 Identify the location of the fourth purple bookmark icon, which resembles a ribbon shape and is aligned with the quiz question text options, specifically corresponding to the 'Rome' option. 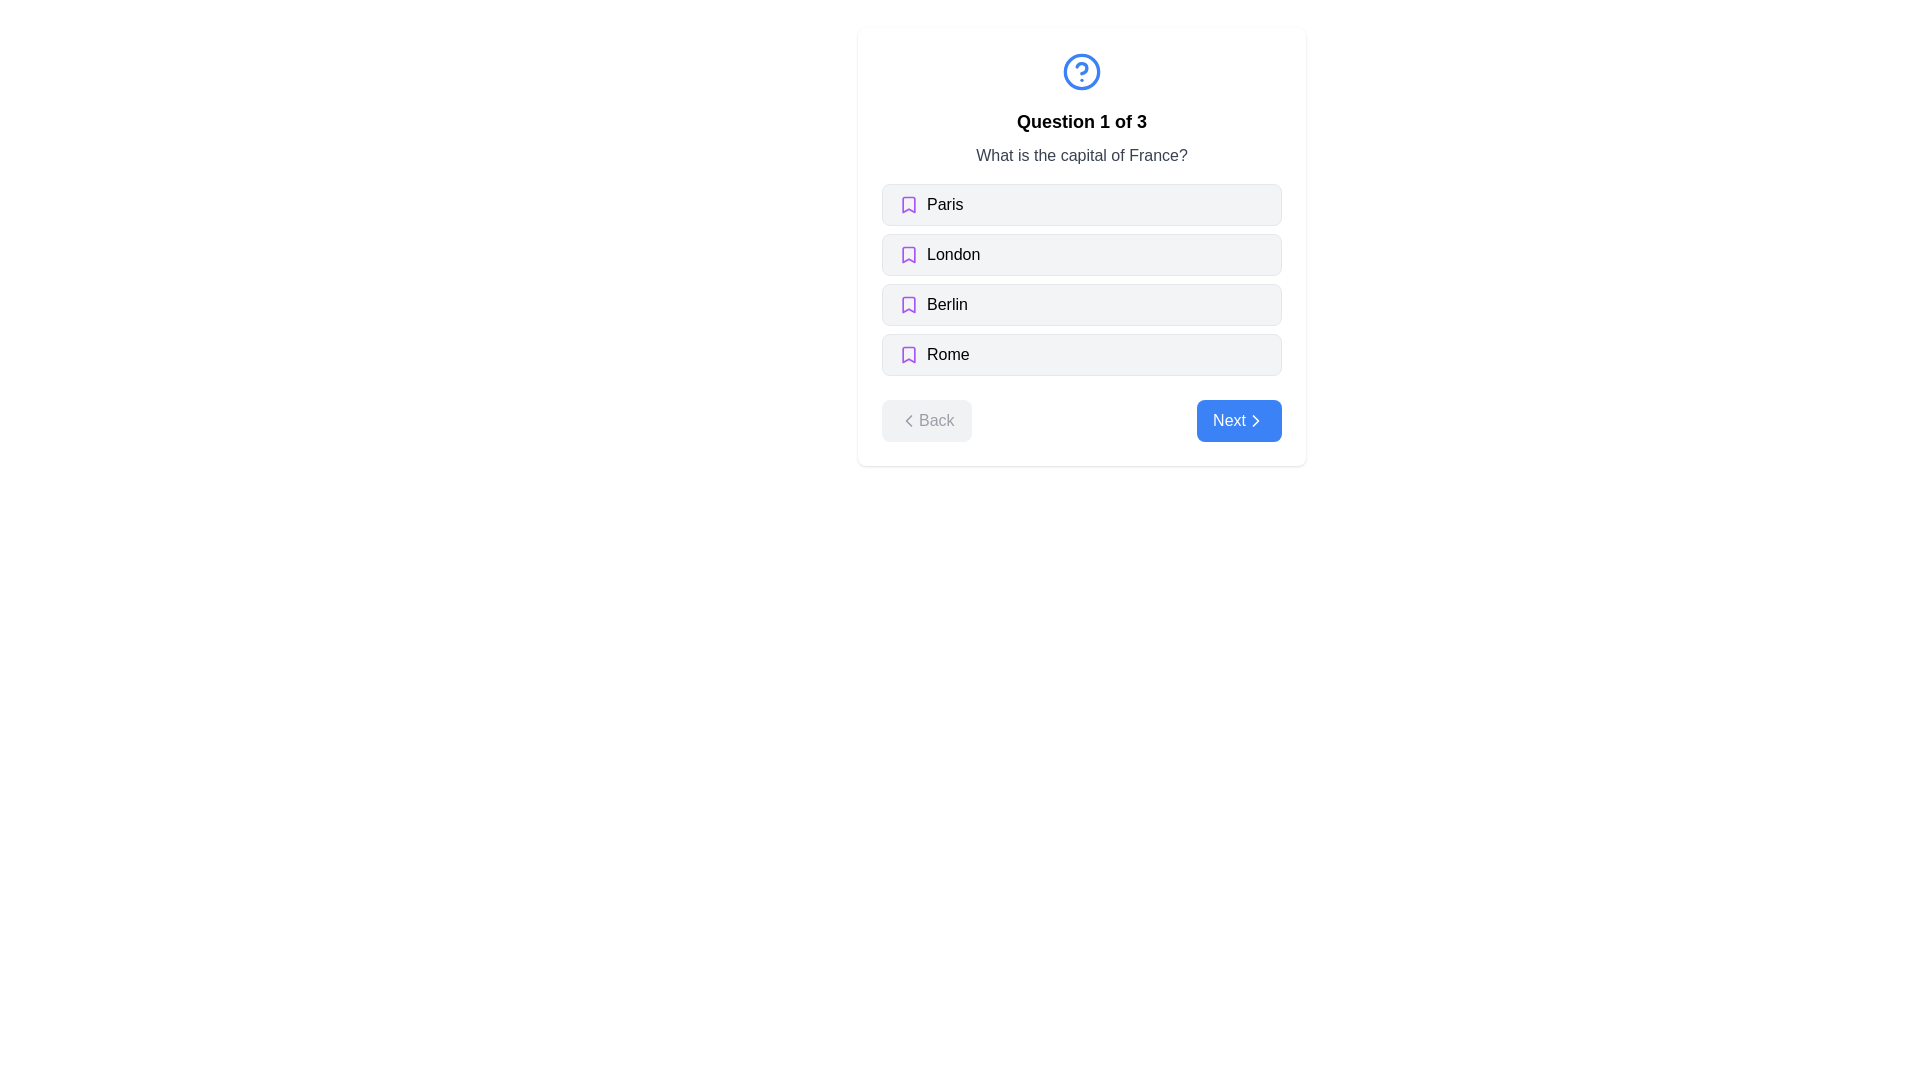
(907, 353).